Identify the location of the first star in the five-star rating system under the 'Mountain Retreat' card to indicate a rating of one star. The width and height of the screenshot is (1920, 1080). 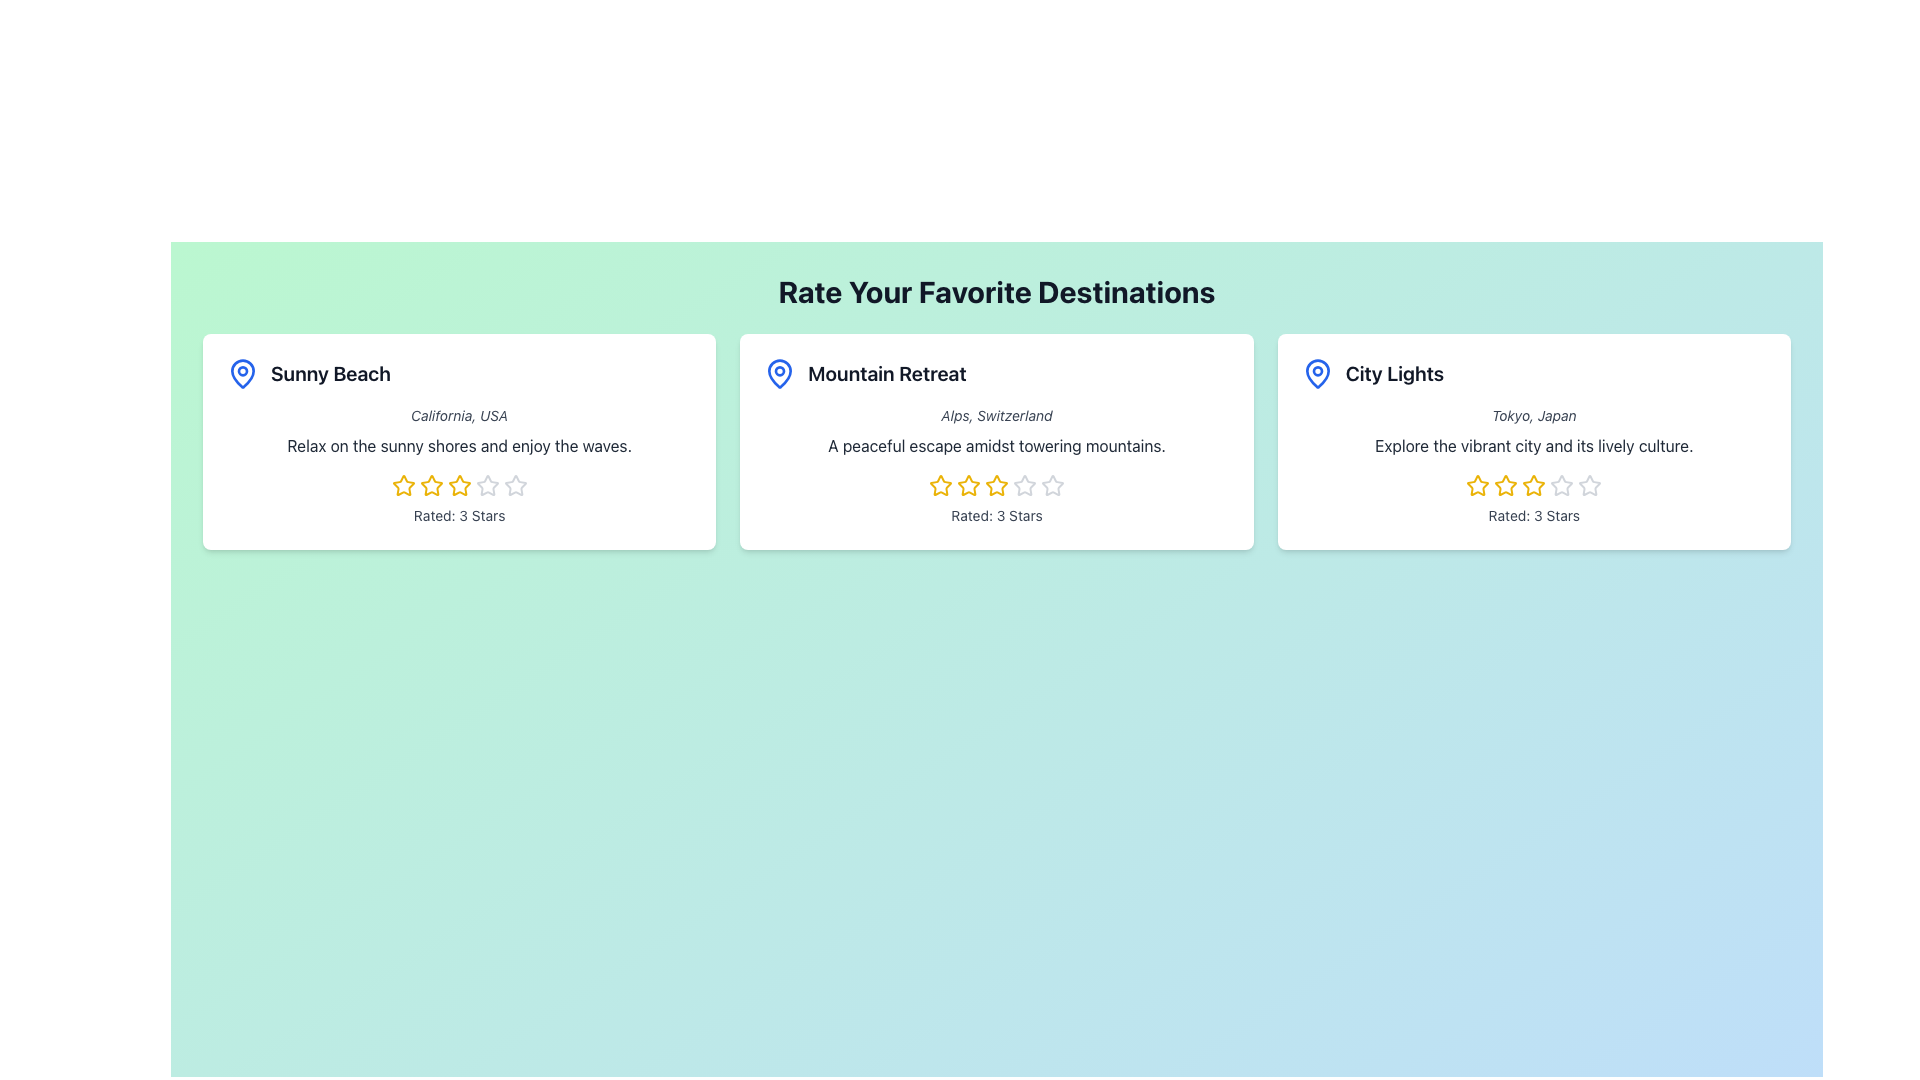
(939, 485).